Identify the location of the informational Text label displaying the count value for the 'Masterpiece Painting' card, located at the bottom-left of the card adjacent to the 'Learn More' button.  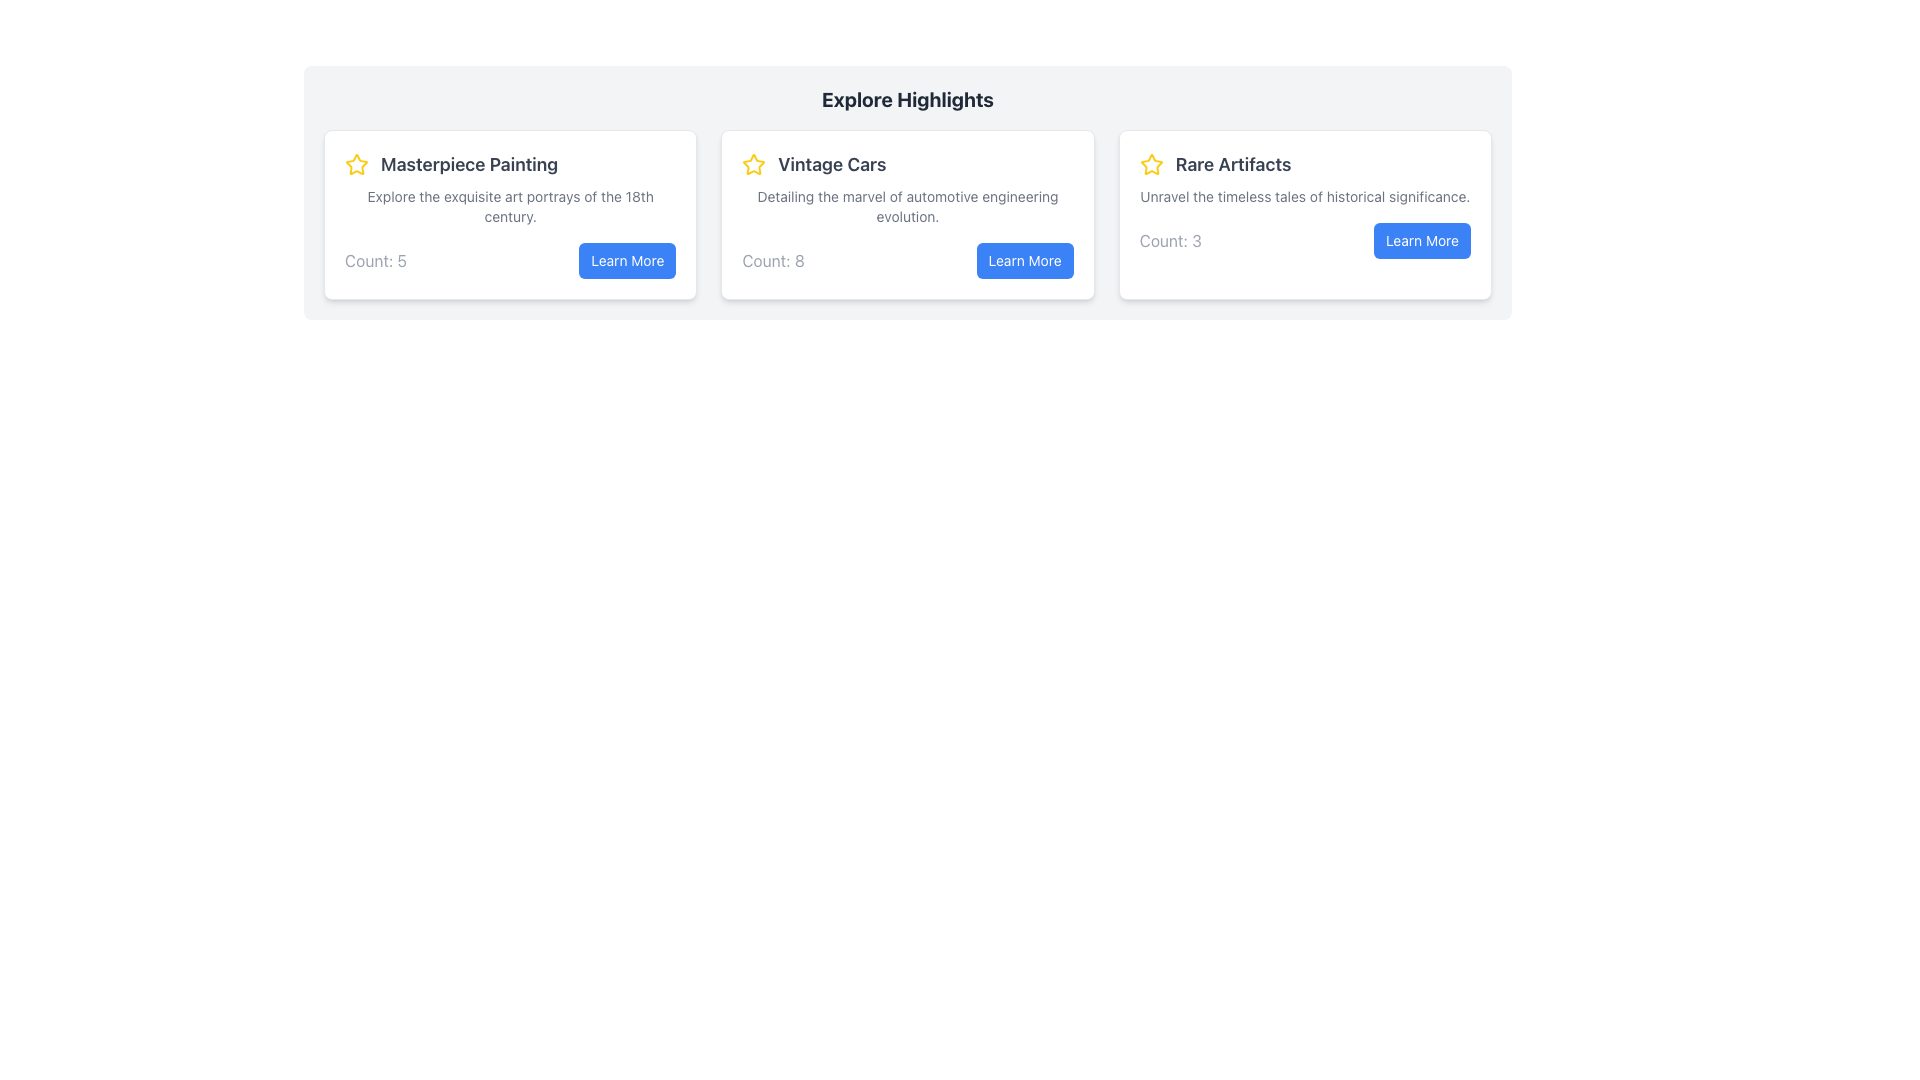
(375, 260).